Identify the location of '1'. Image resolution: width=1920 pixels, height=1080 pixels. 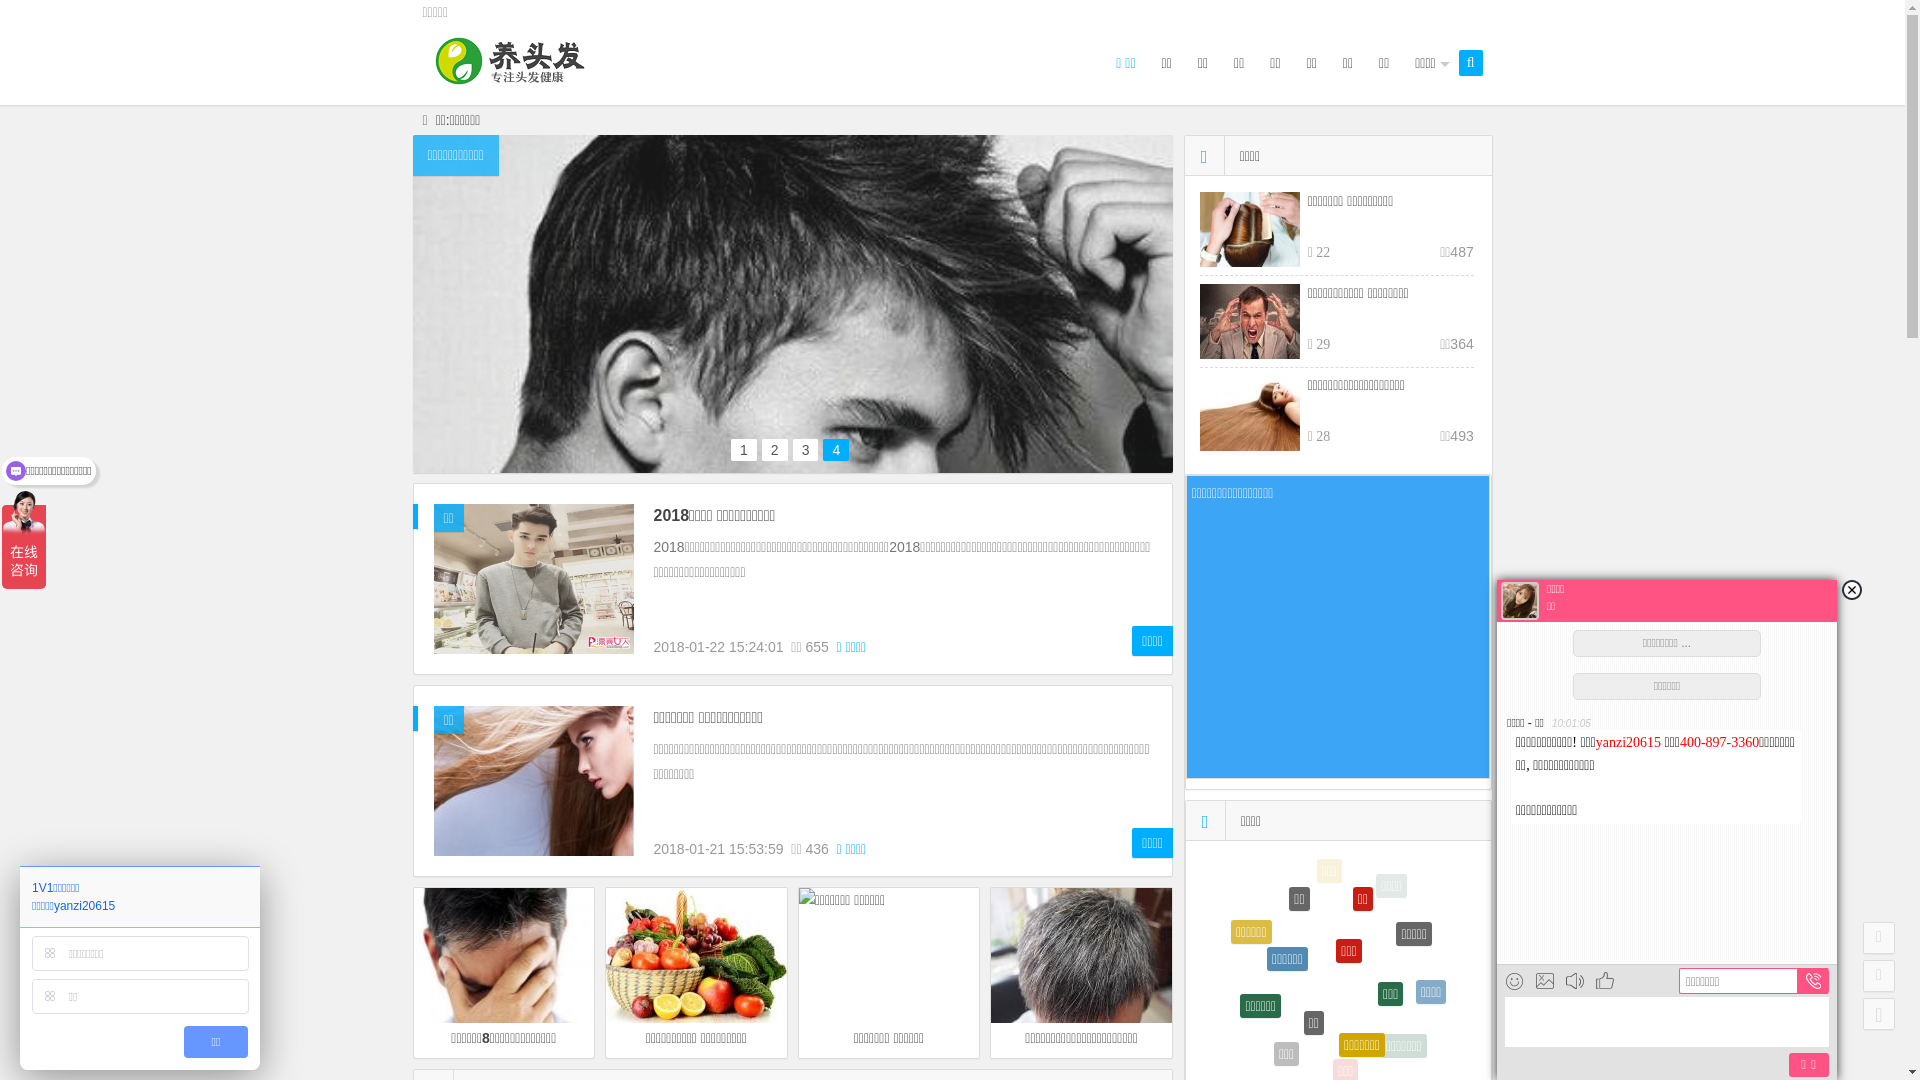
(743, 447).